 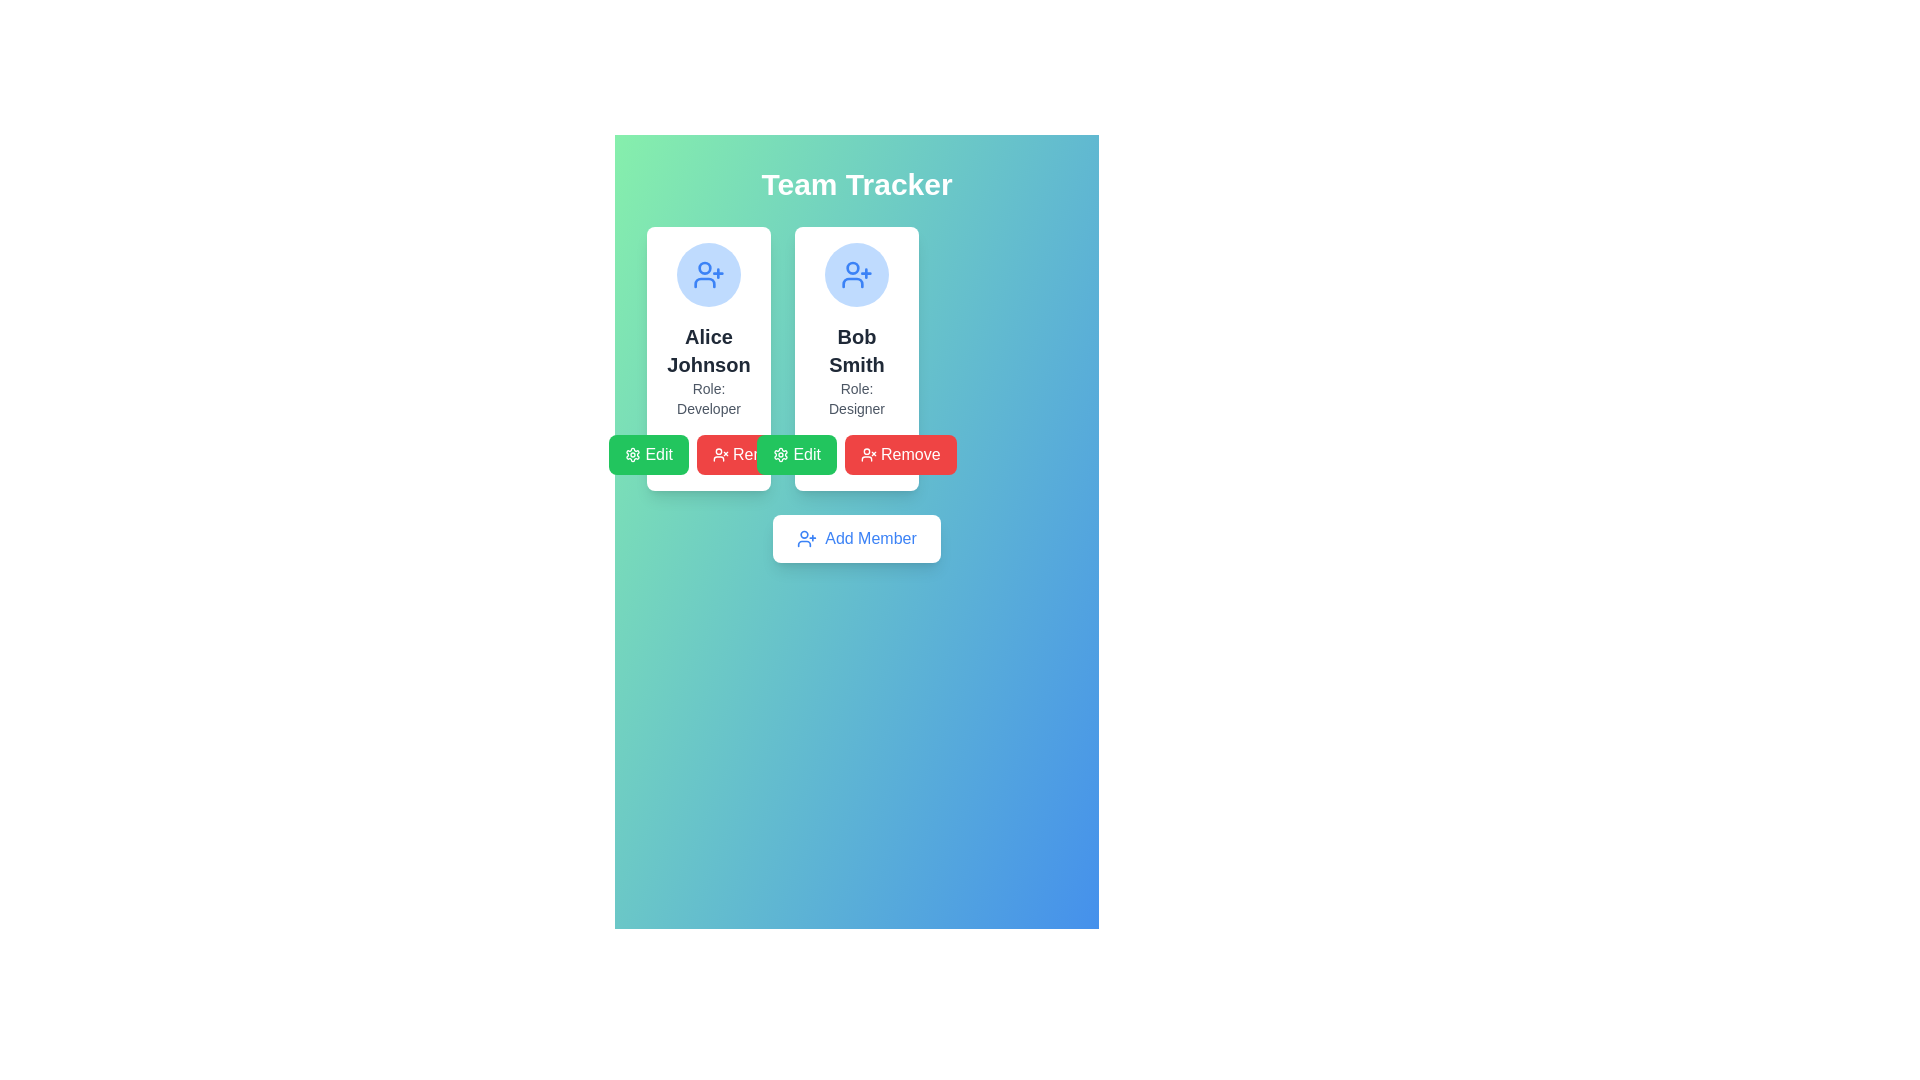 What do you see at coordinates (857, 398) in the screenshot?
I see `the text label that displays 'Role: Designer,' which is styled with small-sized, gray-colored text and located within the second card from the left, below the name 'Bob Smith' and above the action buttons 'Edit' and 'Remove.'` at bounding box center [857, 398].